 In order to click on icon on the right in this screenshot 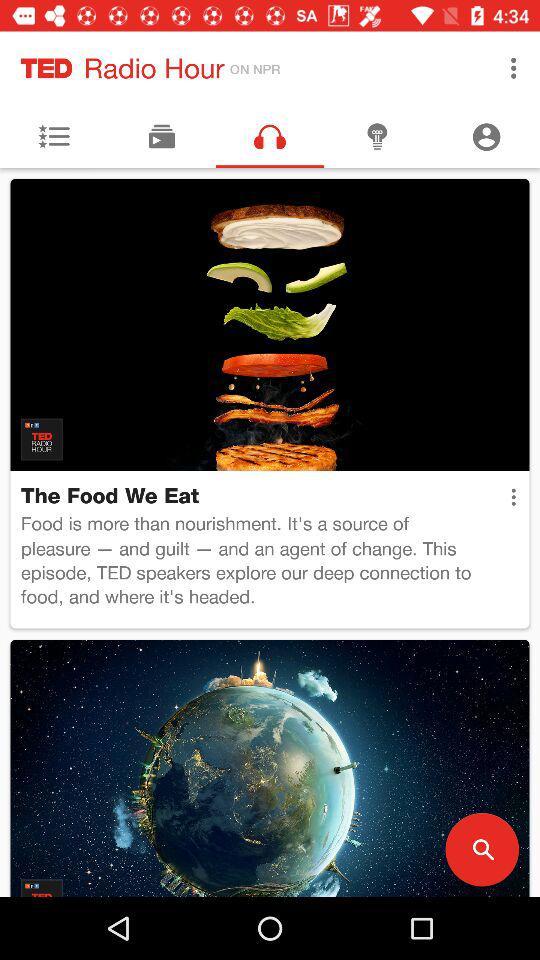, I will do `click(513, 496)`.